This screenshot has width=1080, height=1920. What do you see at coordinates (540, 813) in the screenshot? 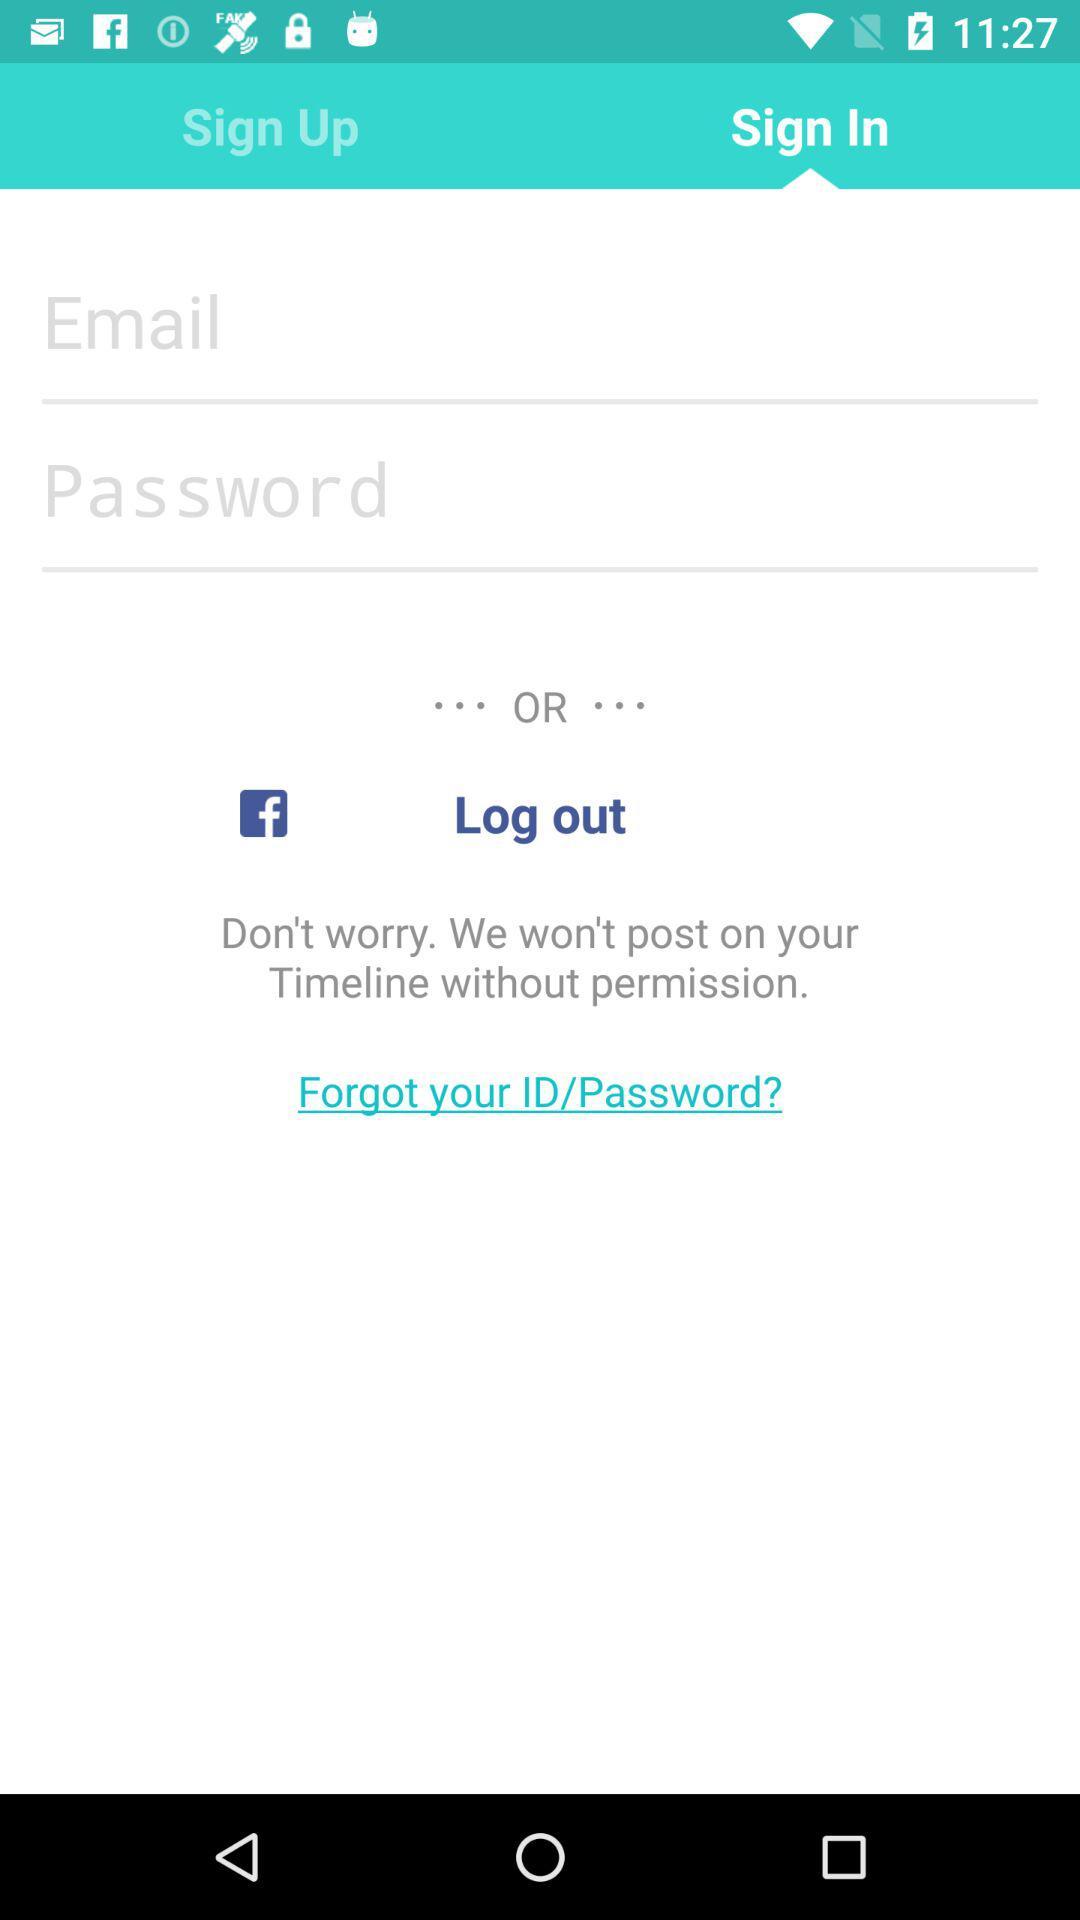
I see `log out` at bounding box center [540, 813].